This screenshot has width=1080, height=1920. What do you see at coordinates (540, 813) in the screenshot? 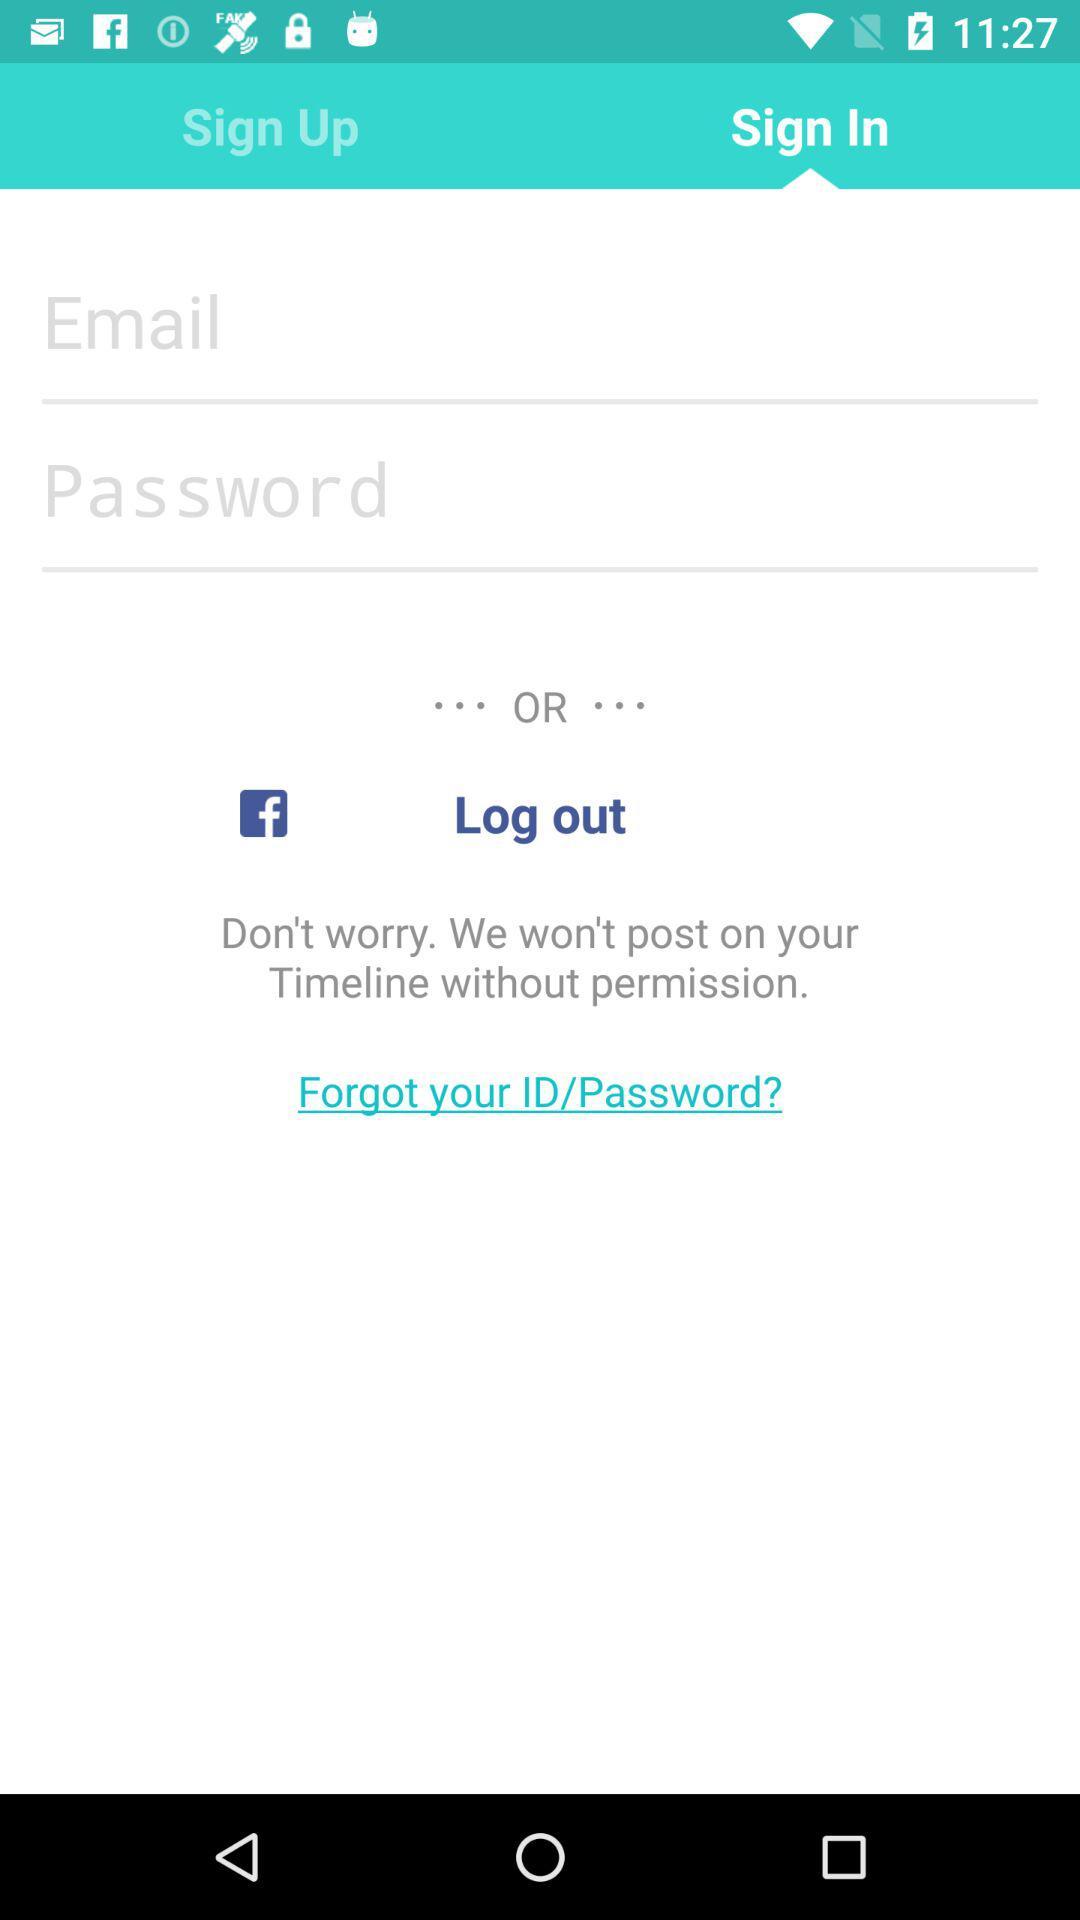
I see `log out` at bounding box center [540, 813].